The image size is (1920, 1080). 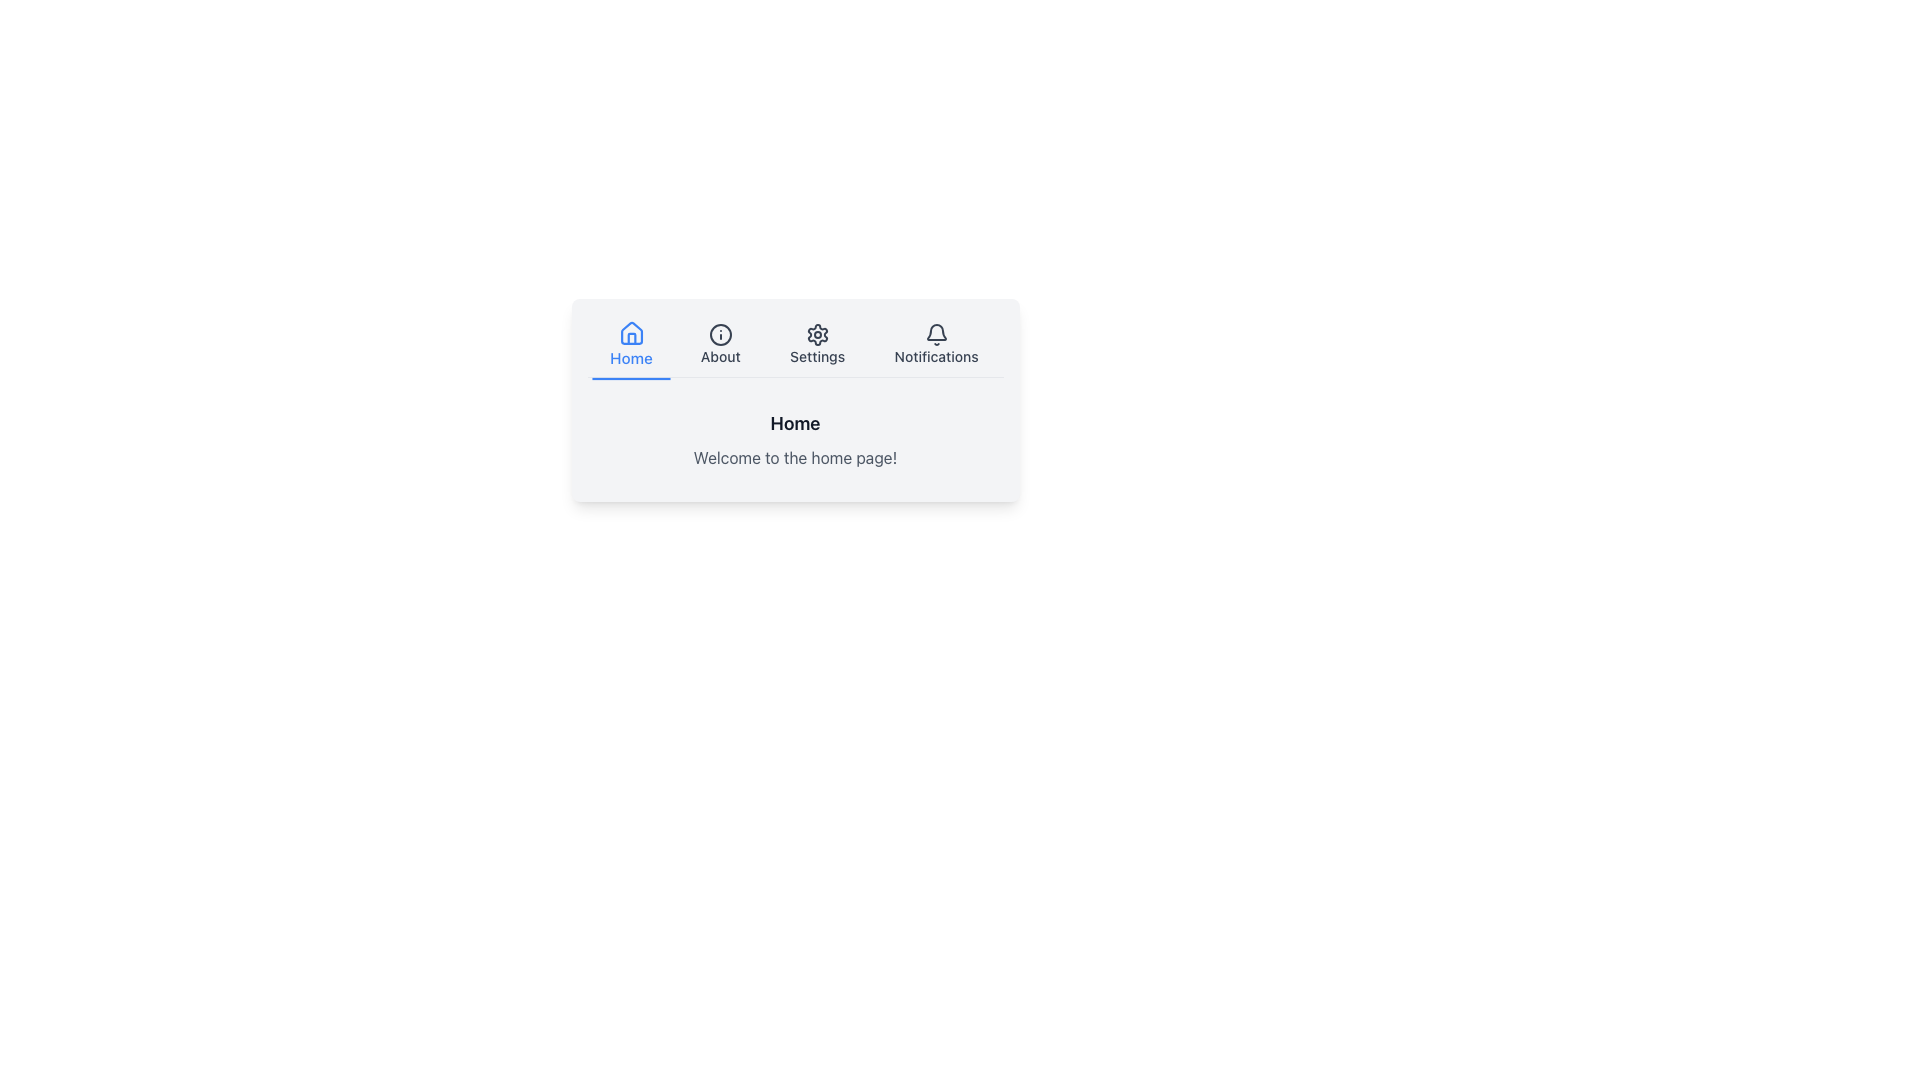 I want to click on the blue-outlined house icon representing the 'Home' section in the navigation bar, so click(x=630, y=332).